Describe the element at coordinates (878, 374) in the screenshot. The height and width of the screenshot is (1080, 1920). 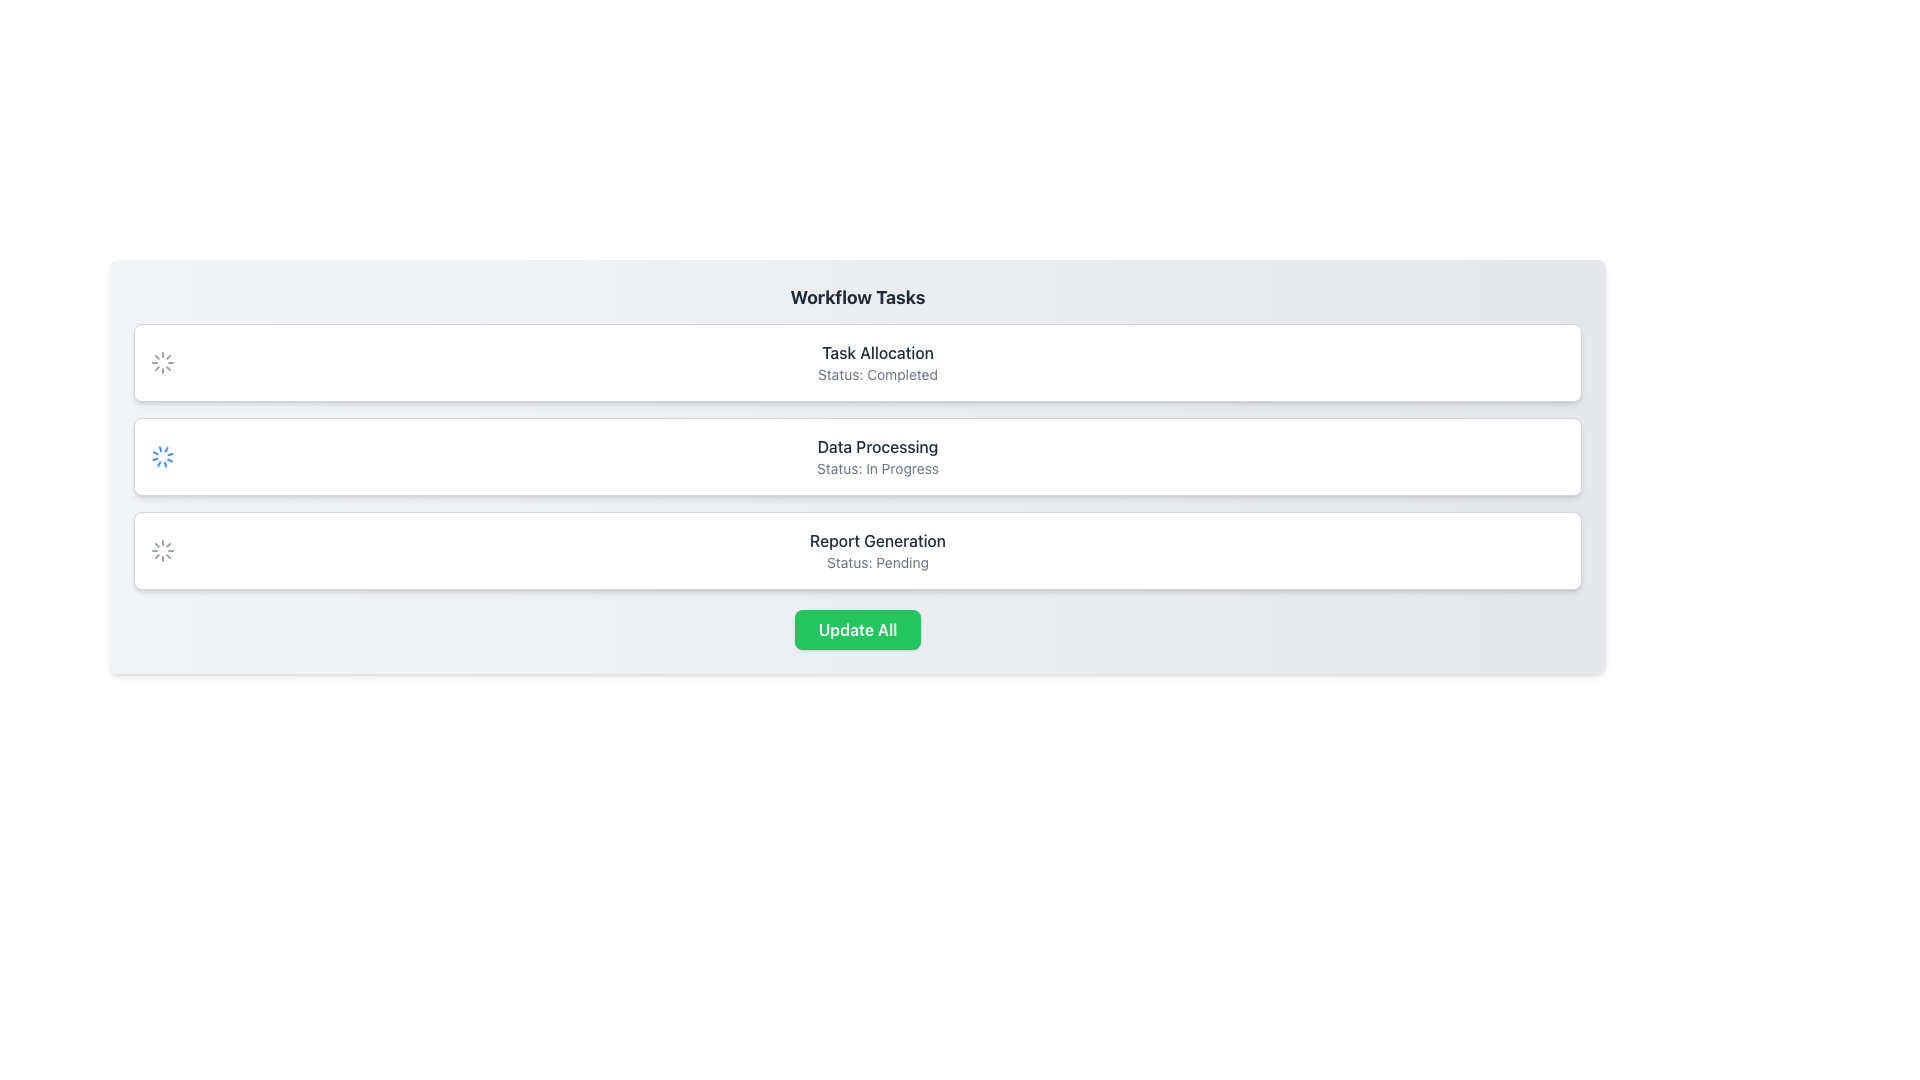
I see `text content of the status indicator located within the first task card under the 'Workflow Tasks' section, directly below the 'Task Allocation' text` at that location.